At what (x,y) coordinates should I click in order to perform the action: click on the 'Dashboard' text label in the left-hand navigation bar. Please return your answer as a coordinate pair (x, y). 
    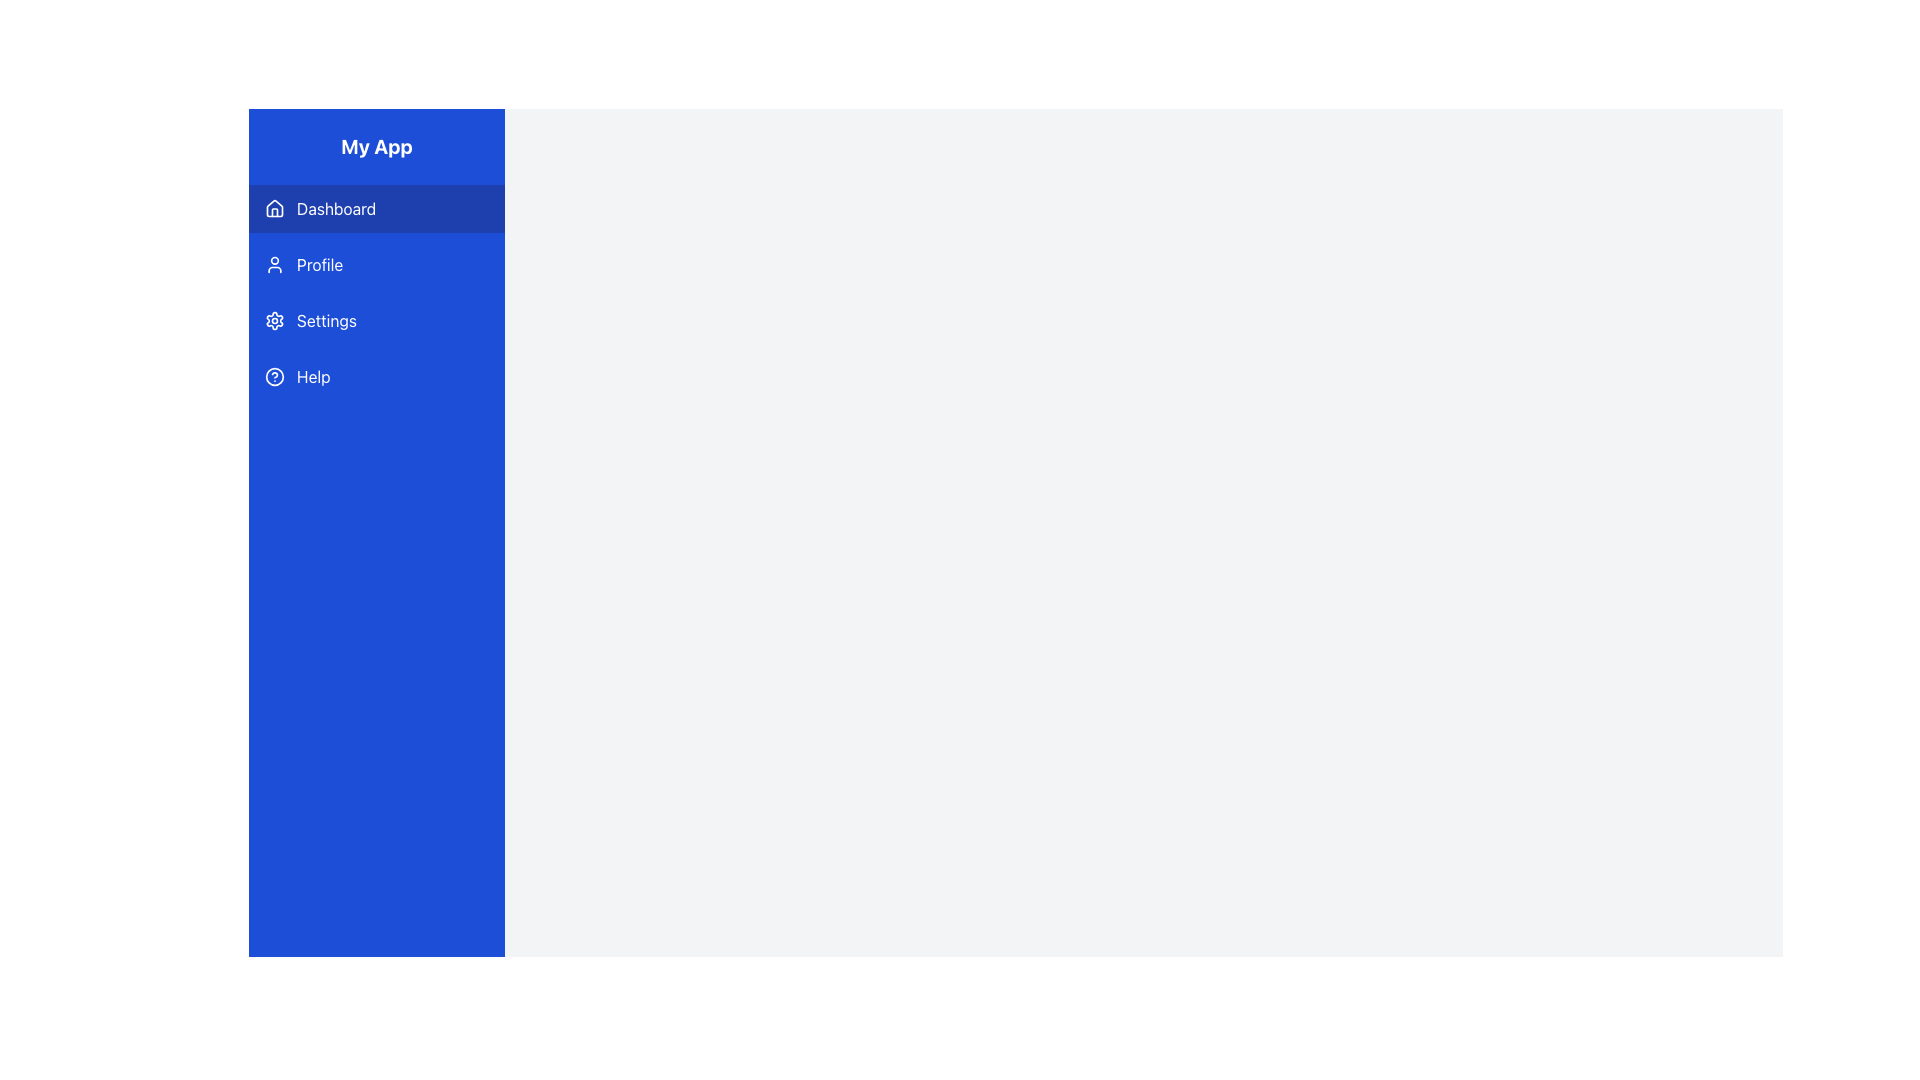
    Looking at the image, I should click on (336, 208).